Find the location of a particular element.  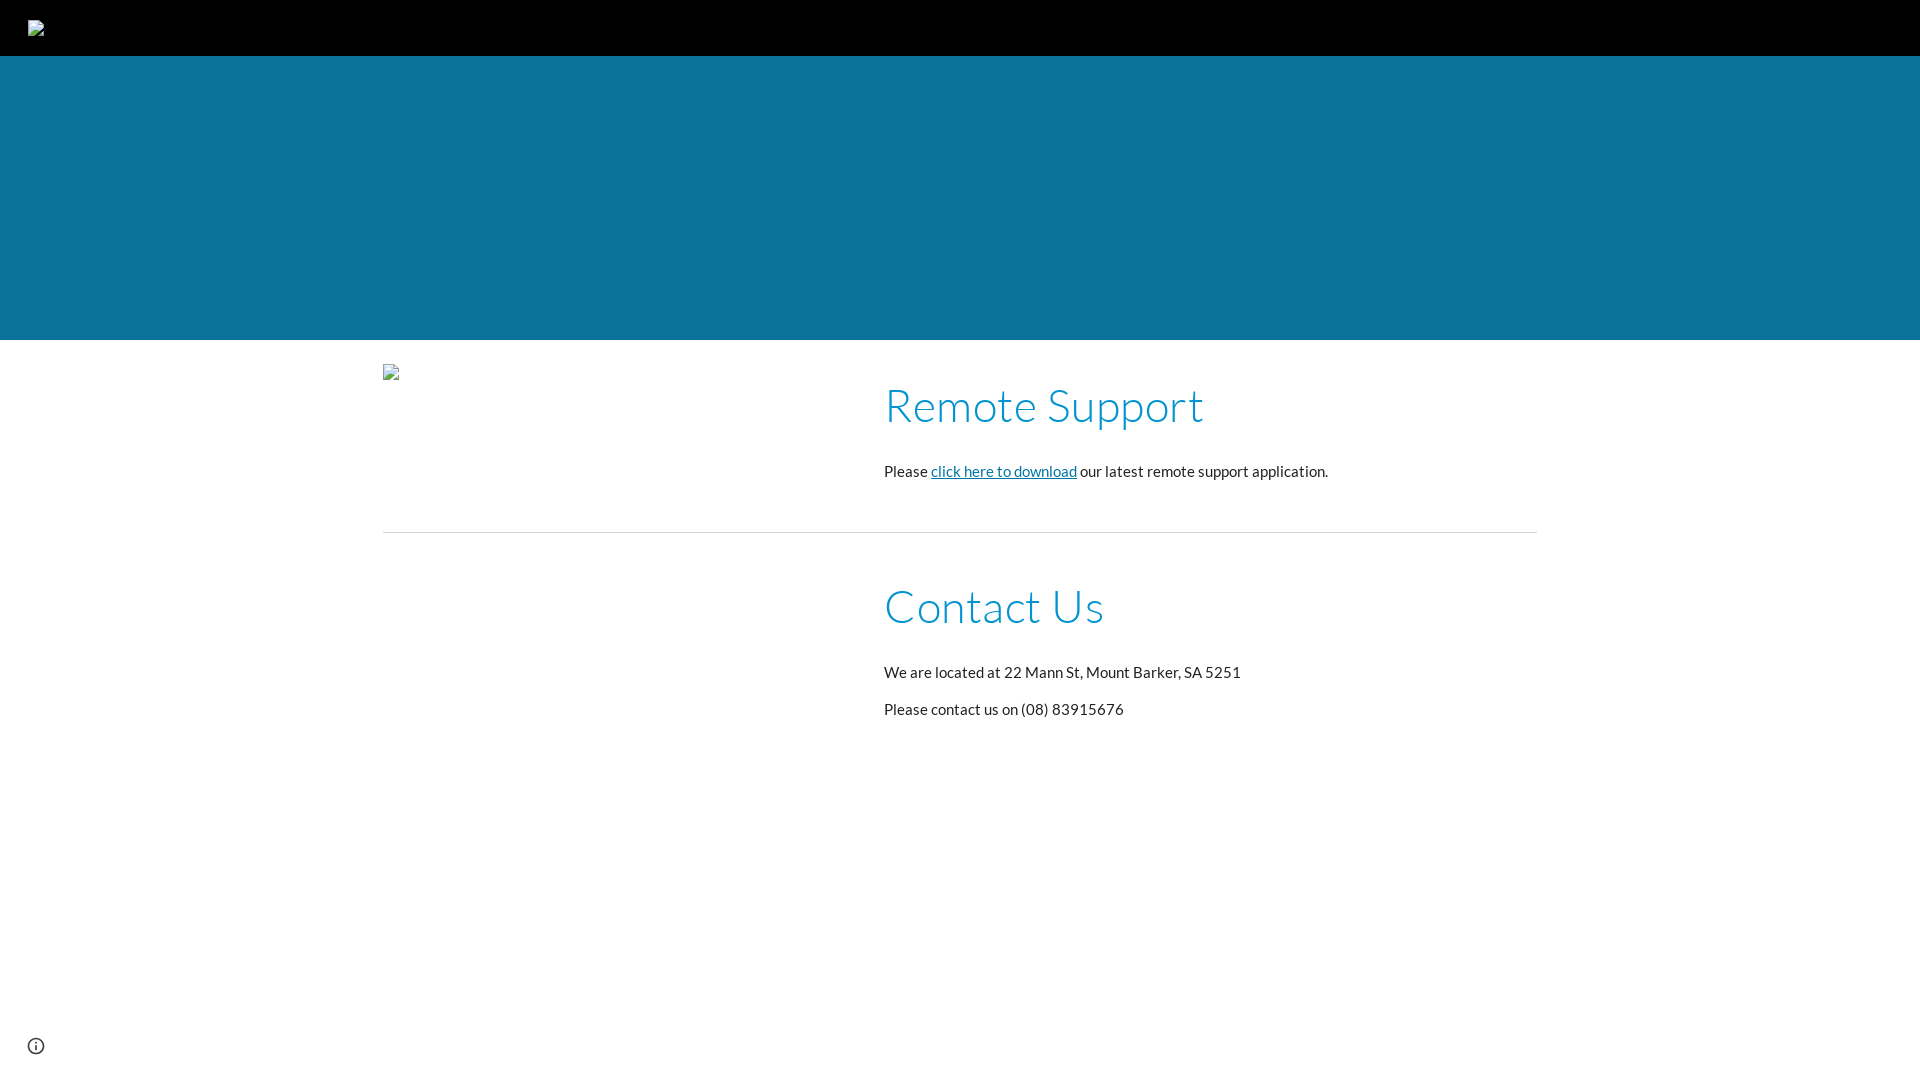

'click here to download' is located at coordinates (1003, 471).